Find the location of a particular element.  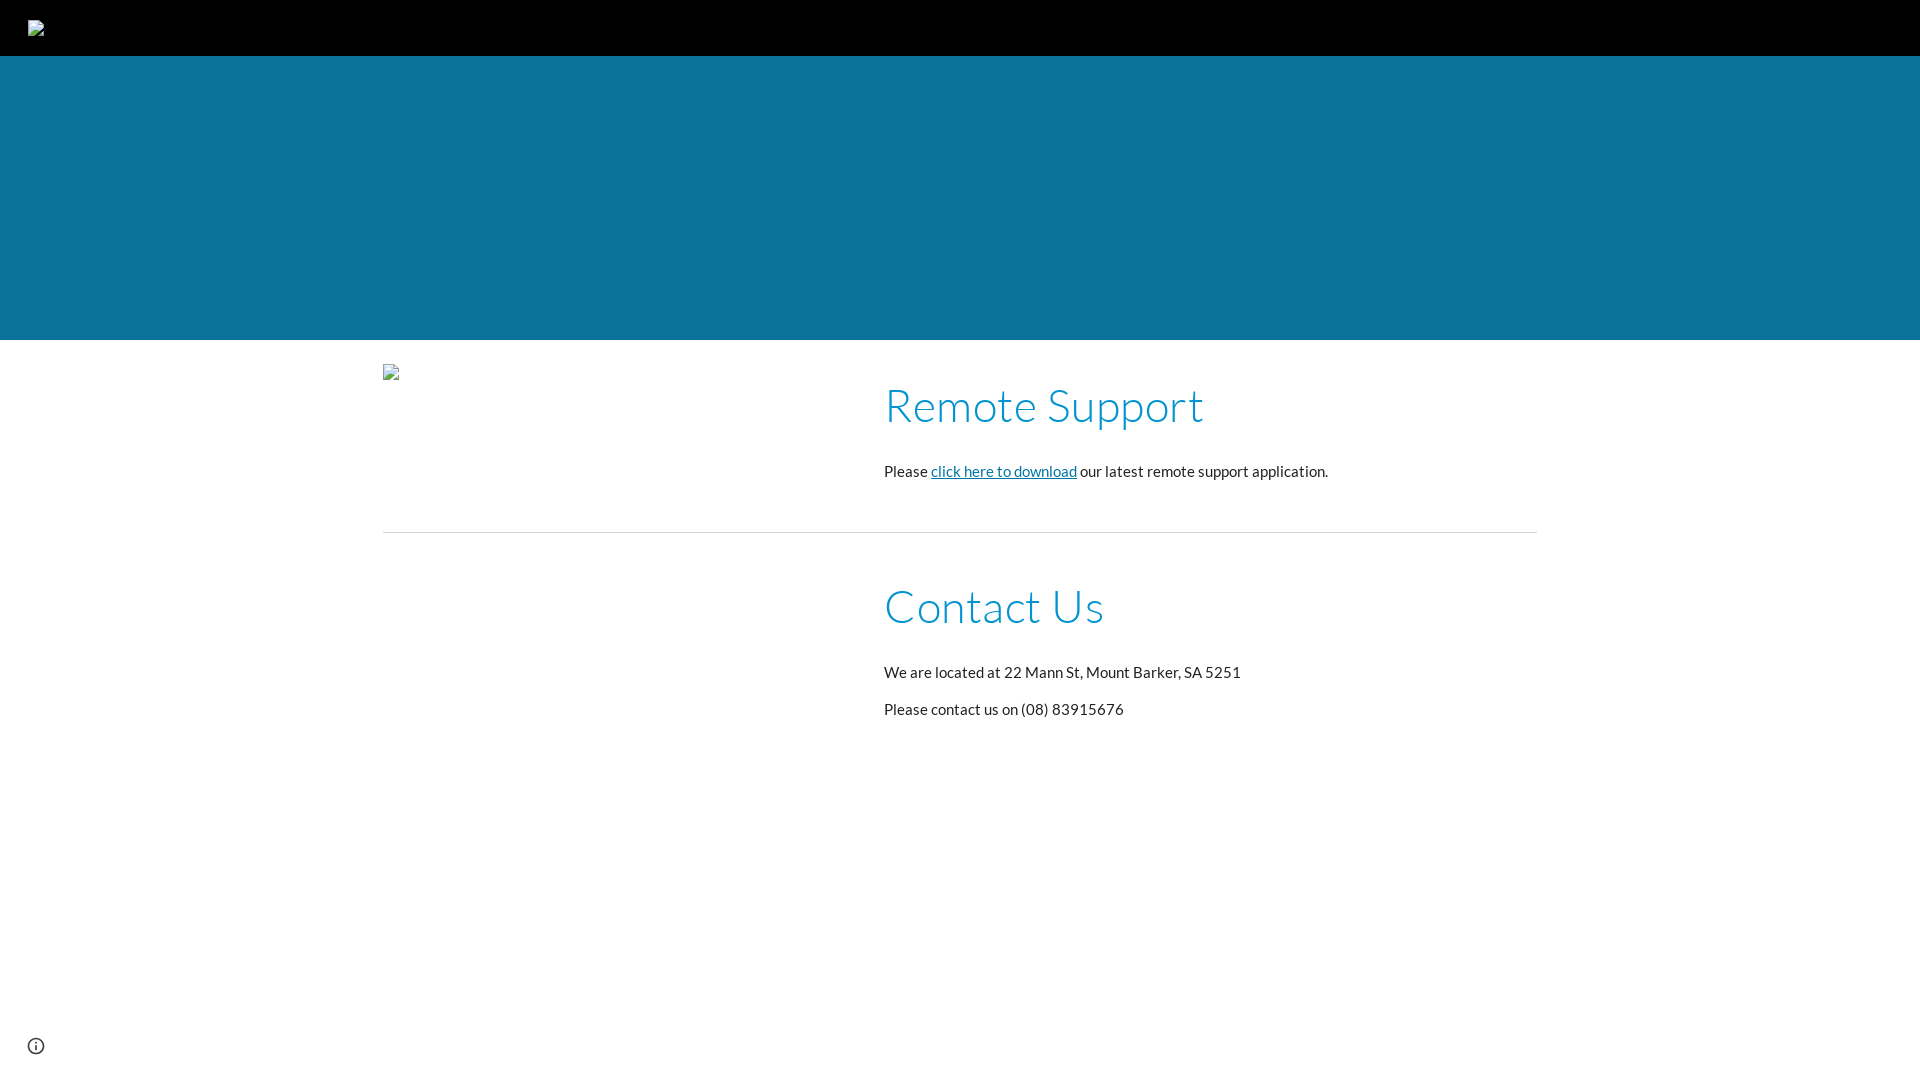

'click here to download' is located at coordinates (1003, 471).